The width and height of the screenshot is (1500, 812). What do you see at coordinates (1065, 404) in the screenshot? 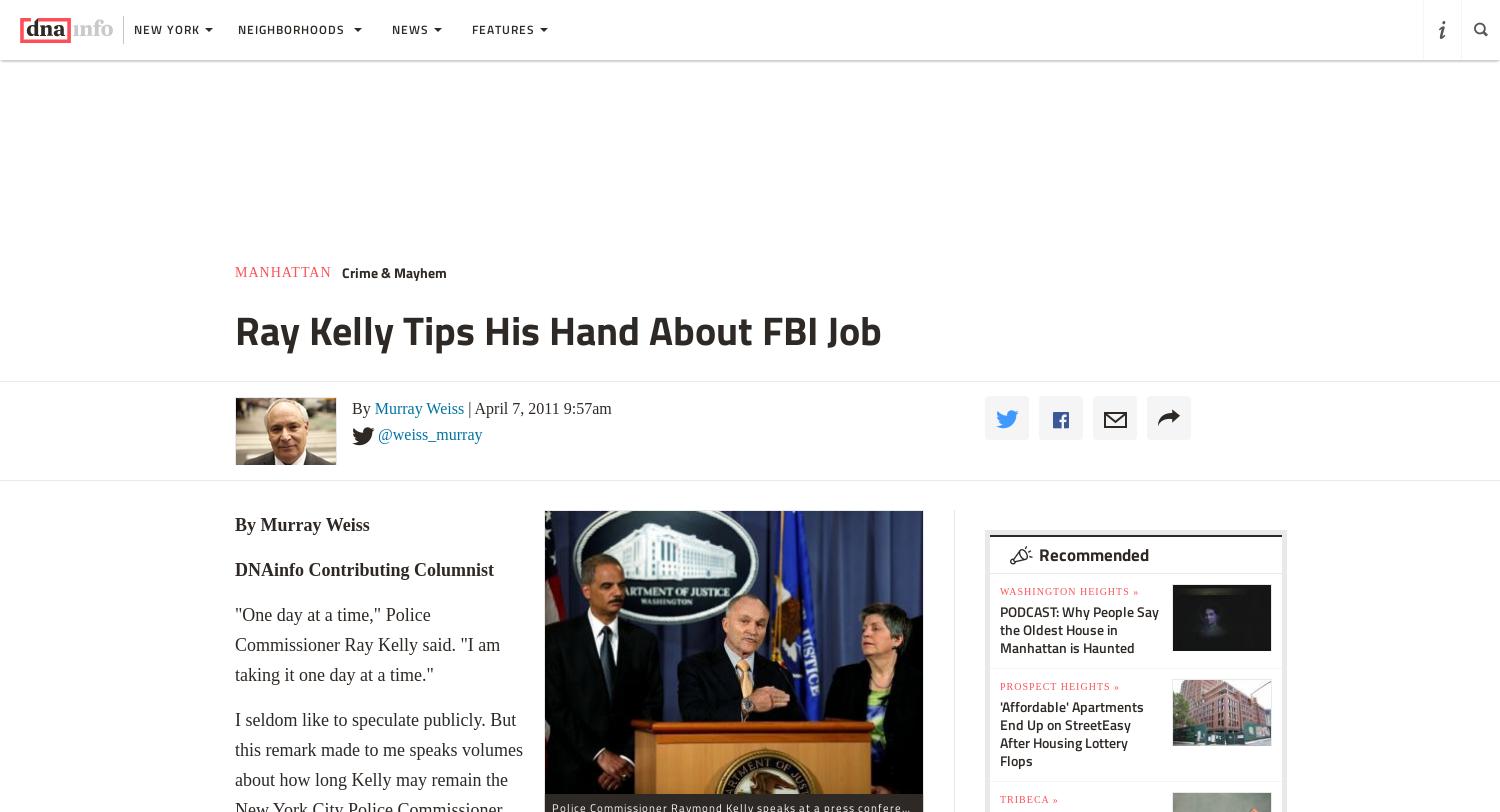
I see `'Facebook'` at bounding box center [1065, 404].